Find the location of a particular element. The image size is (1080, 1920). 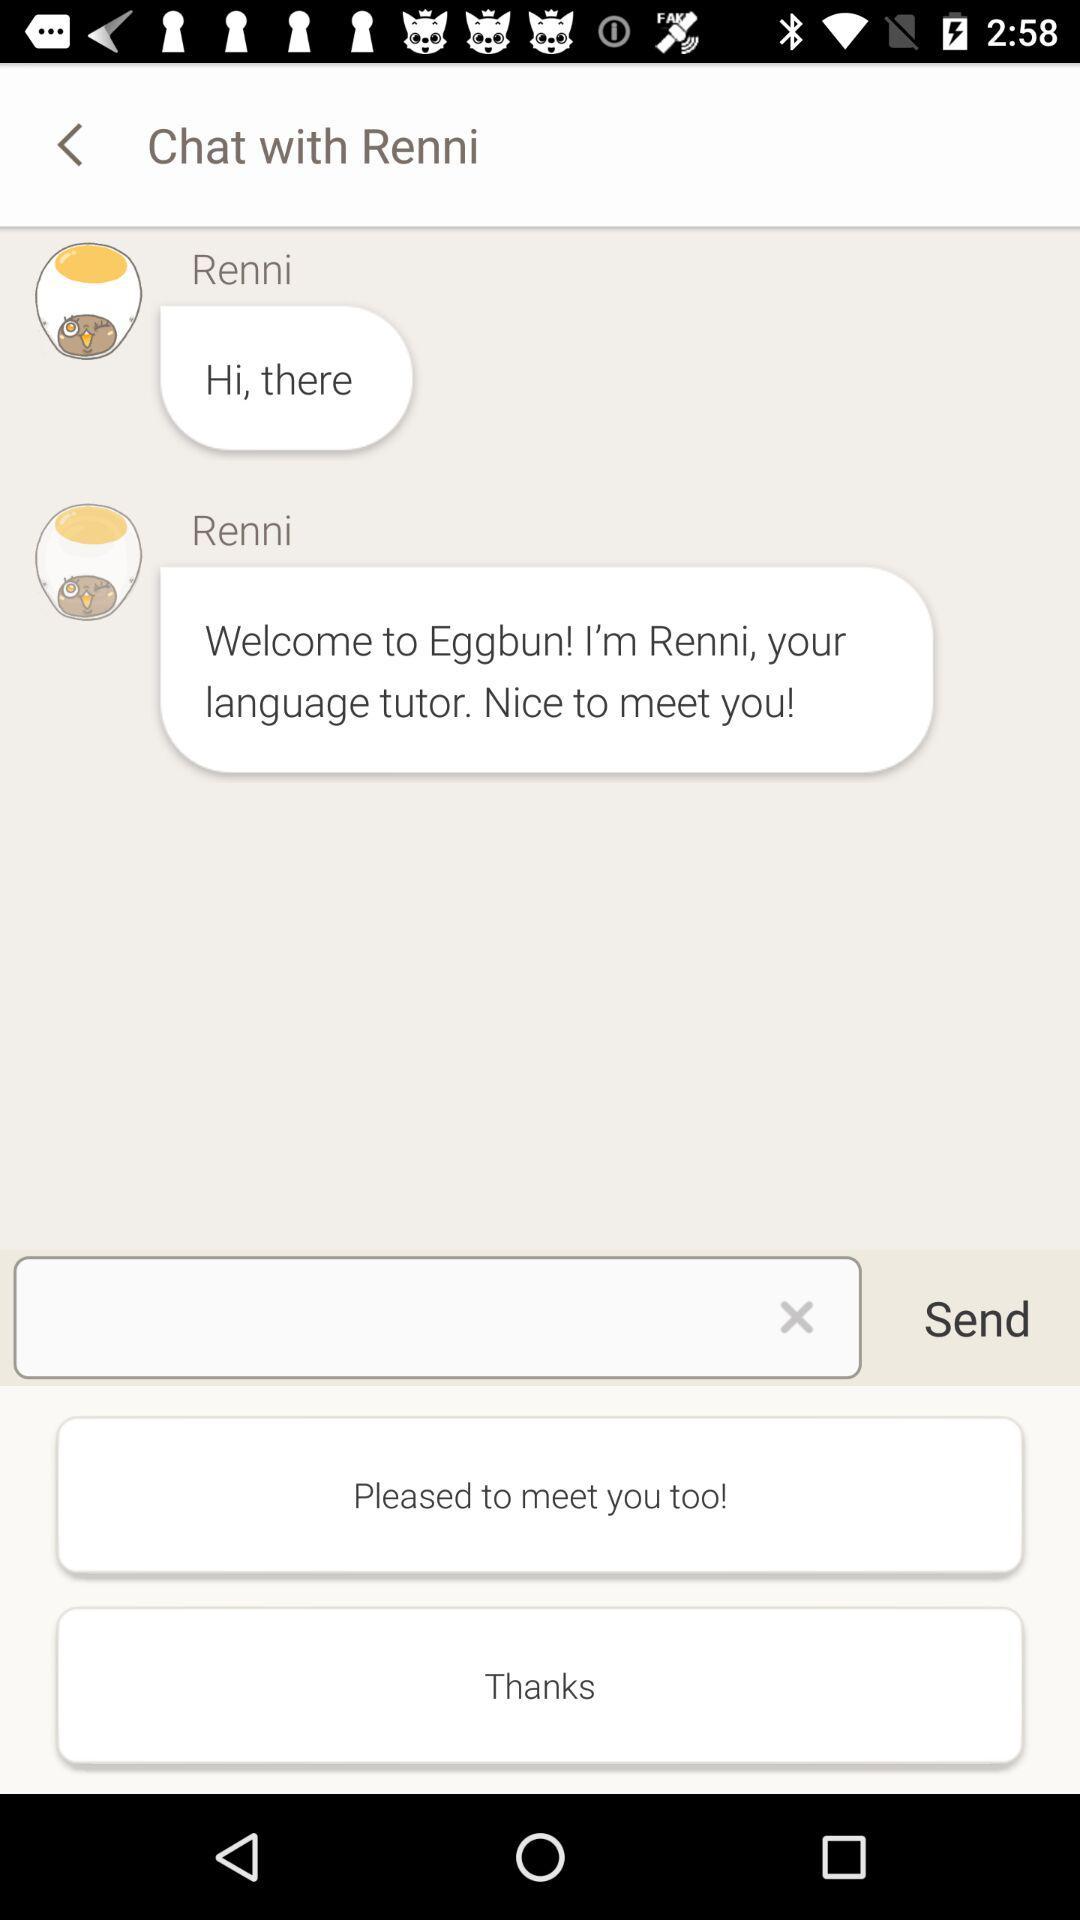

the arrow_backward icon is located at coordinates (72, 143).